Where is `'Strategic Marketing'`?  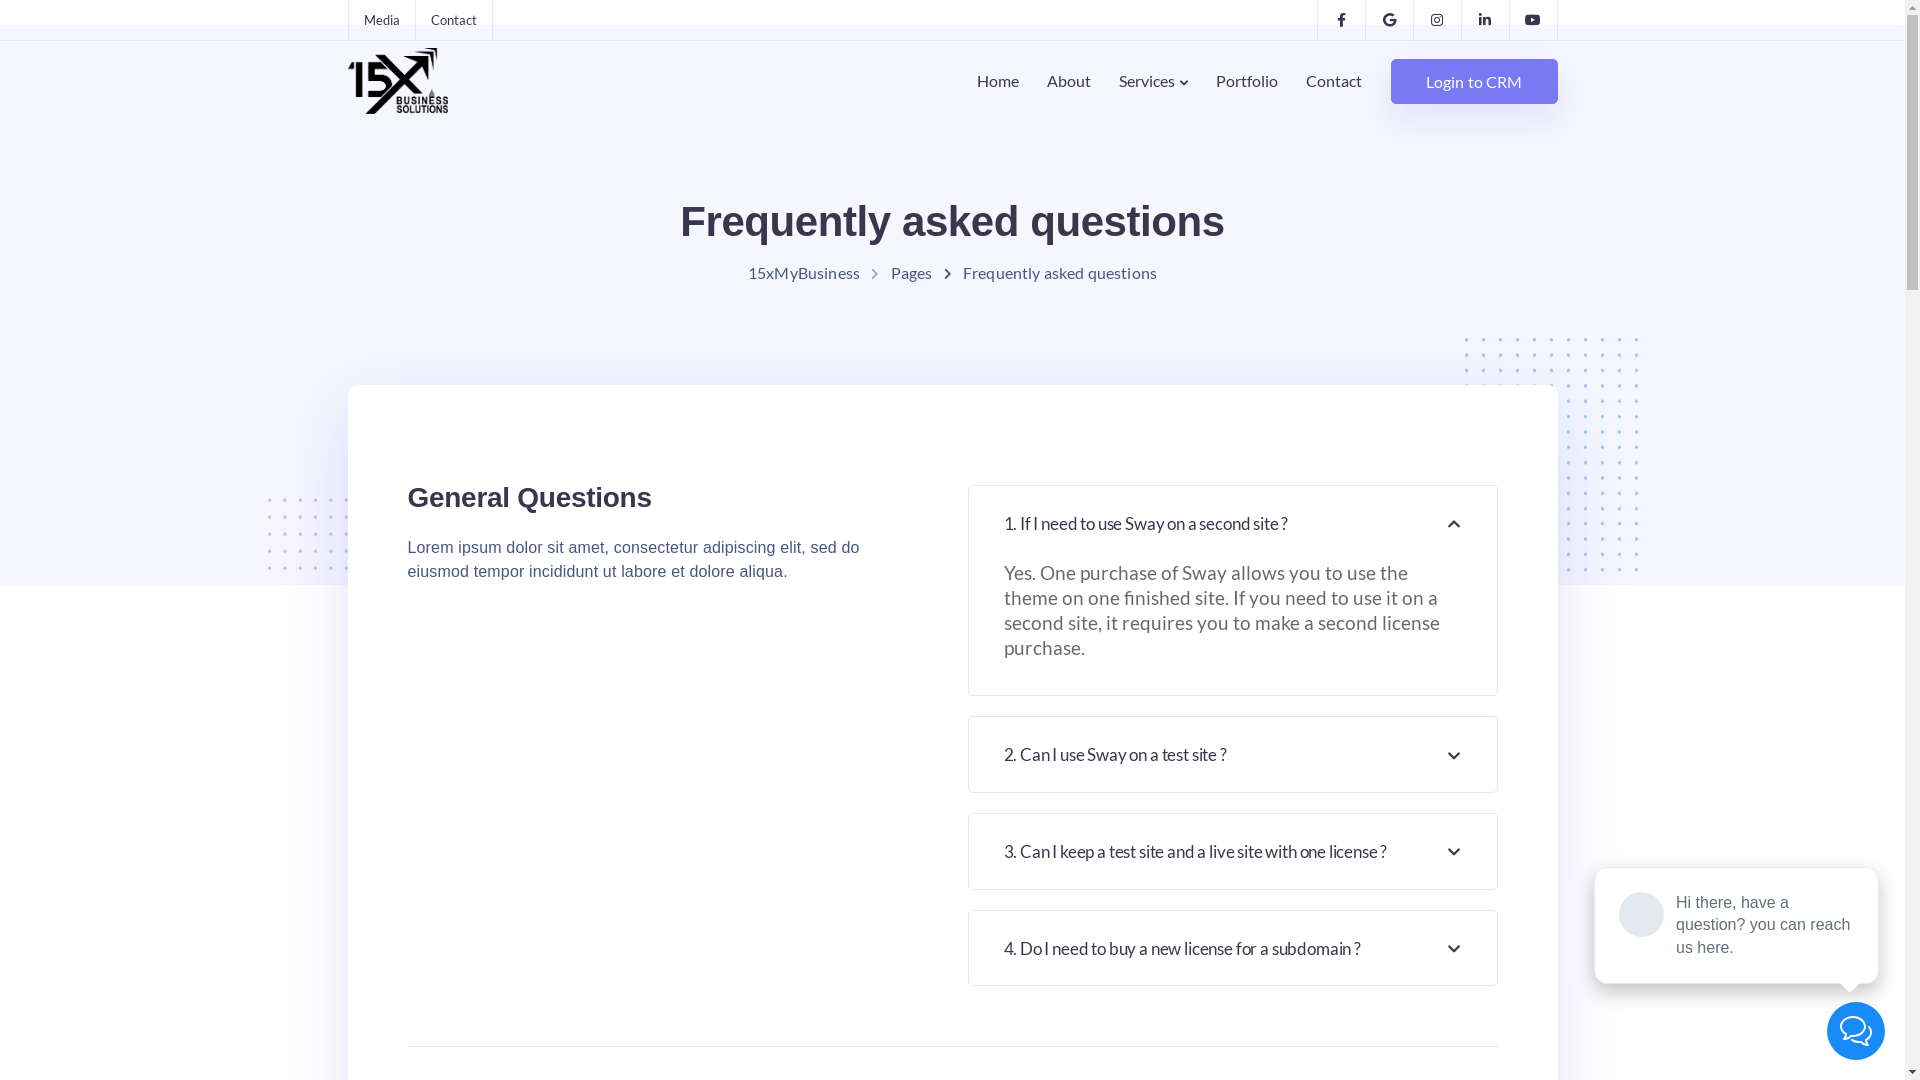 'Strategic Marketing' is located at coordinates (673, 786).